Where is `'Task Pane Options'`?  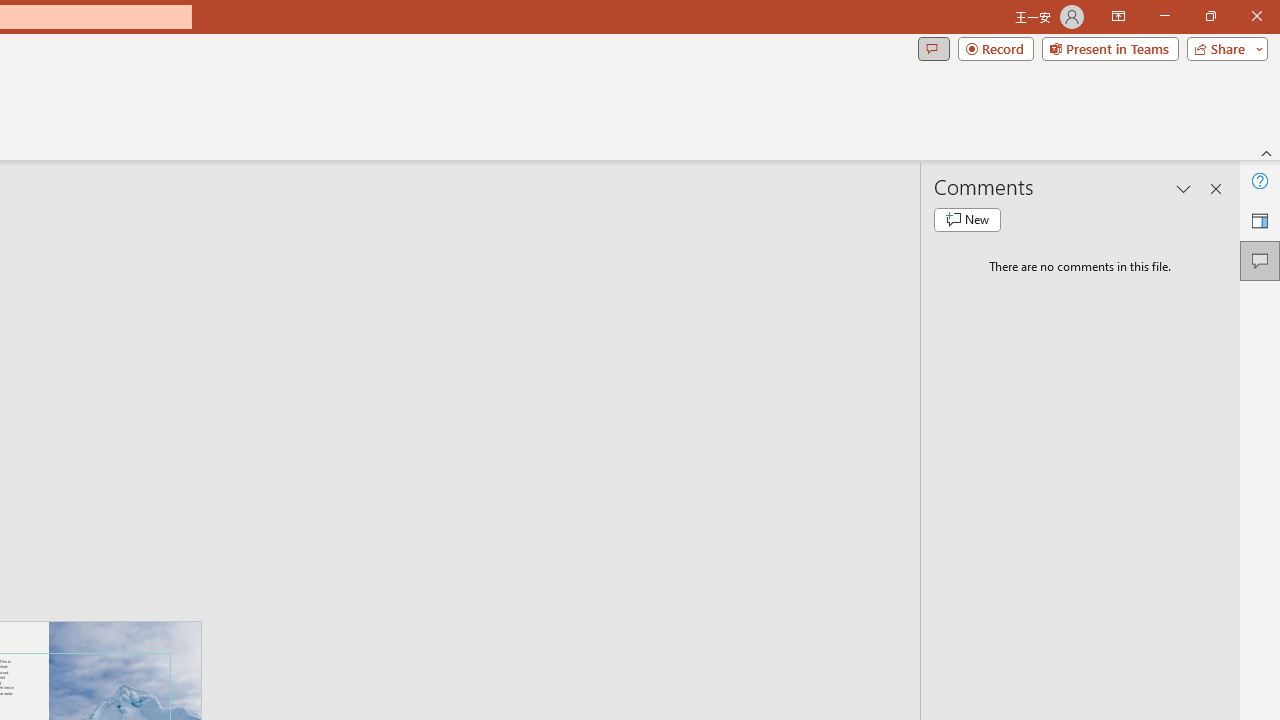 'Task Pane Options' is located at coordinates (1184, 189).